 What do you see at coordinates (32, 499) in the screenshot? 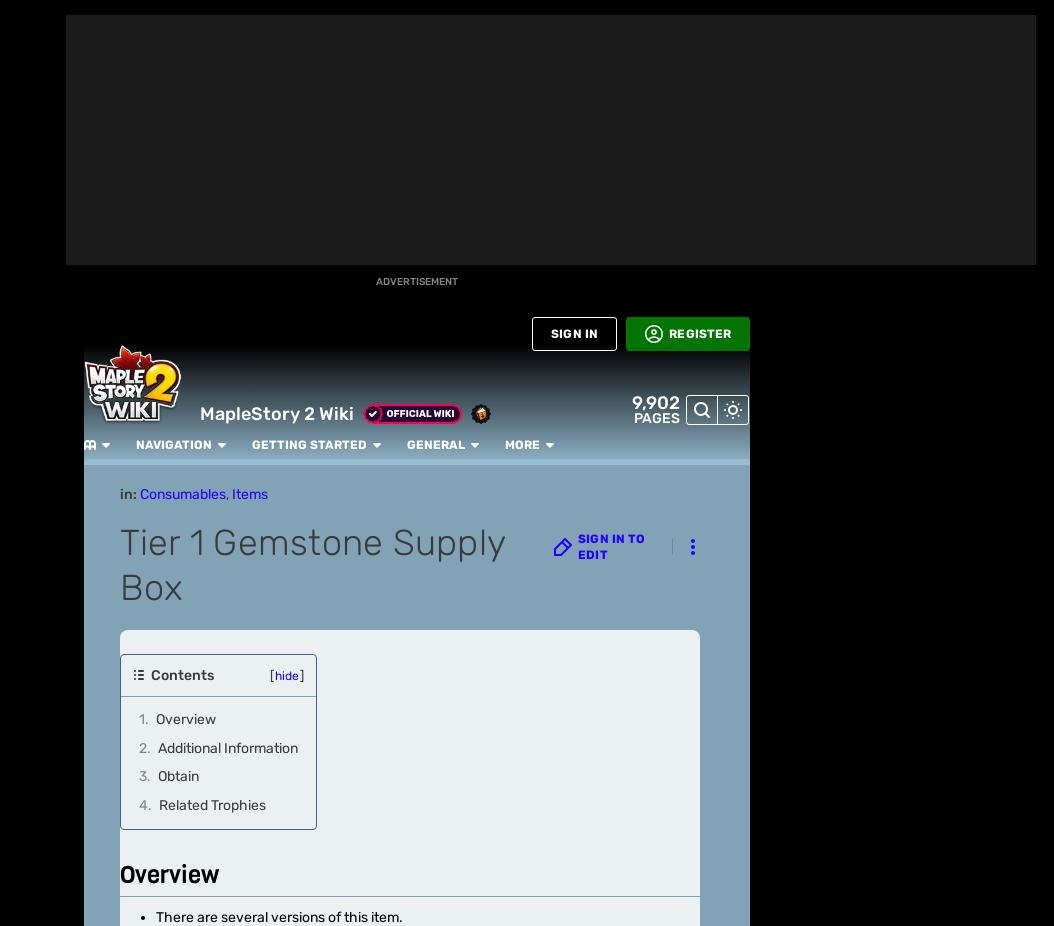
I see `'TV'` at bounding box center [32, 499].